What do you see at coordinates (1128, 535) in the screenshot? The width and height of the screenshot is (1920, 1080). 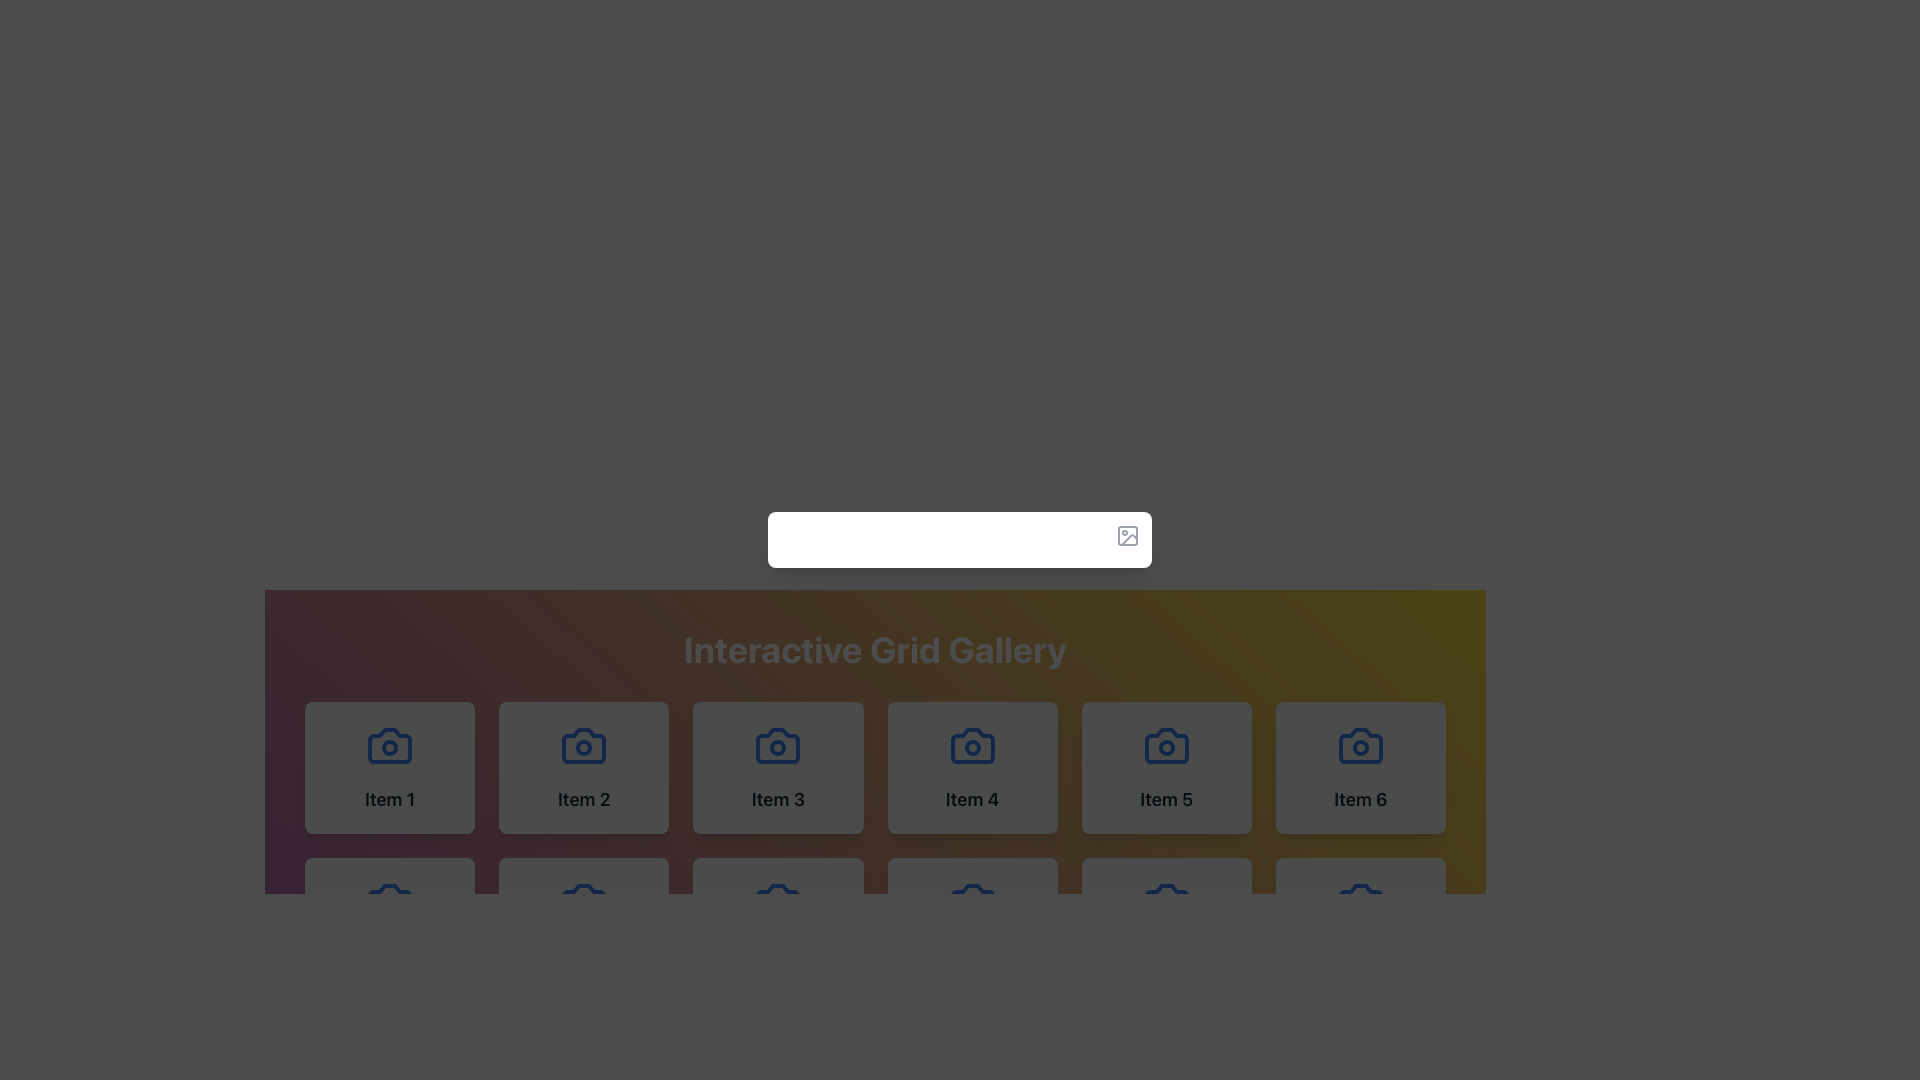 I see `the SVG Rectangle that serves as a background for the photo representation icon located at the right edge of the white search bar interface` at bounding box center [1128, 535].